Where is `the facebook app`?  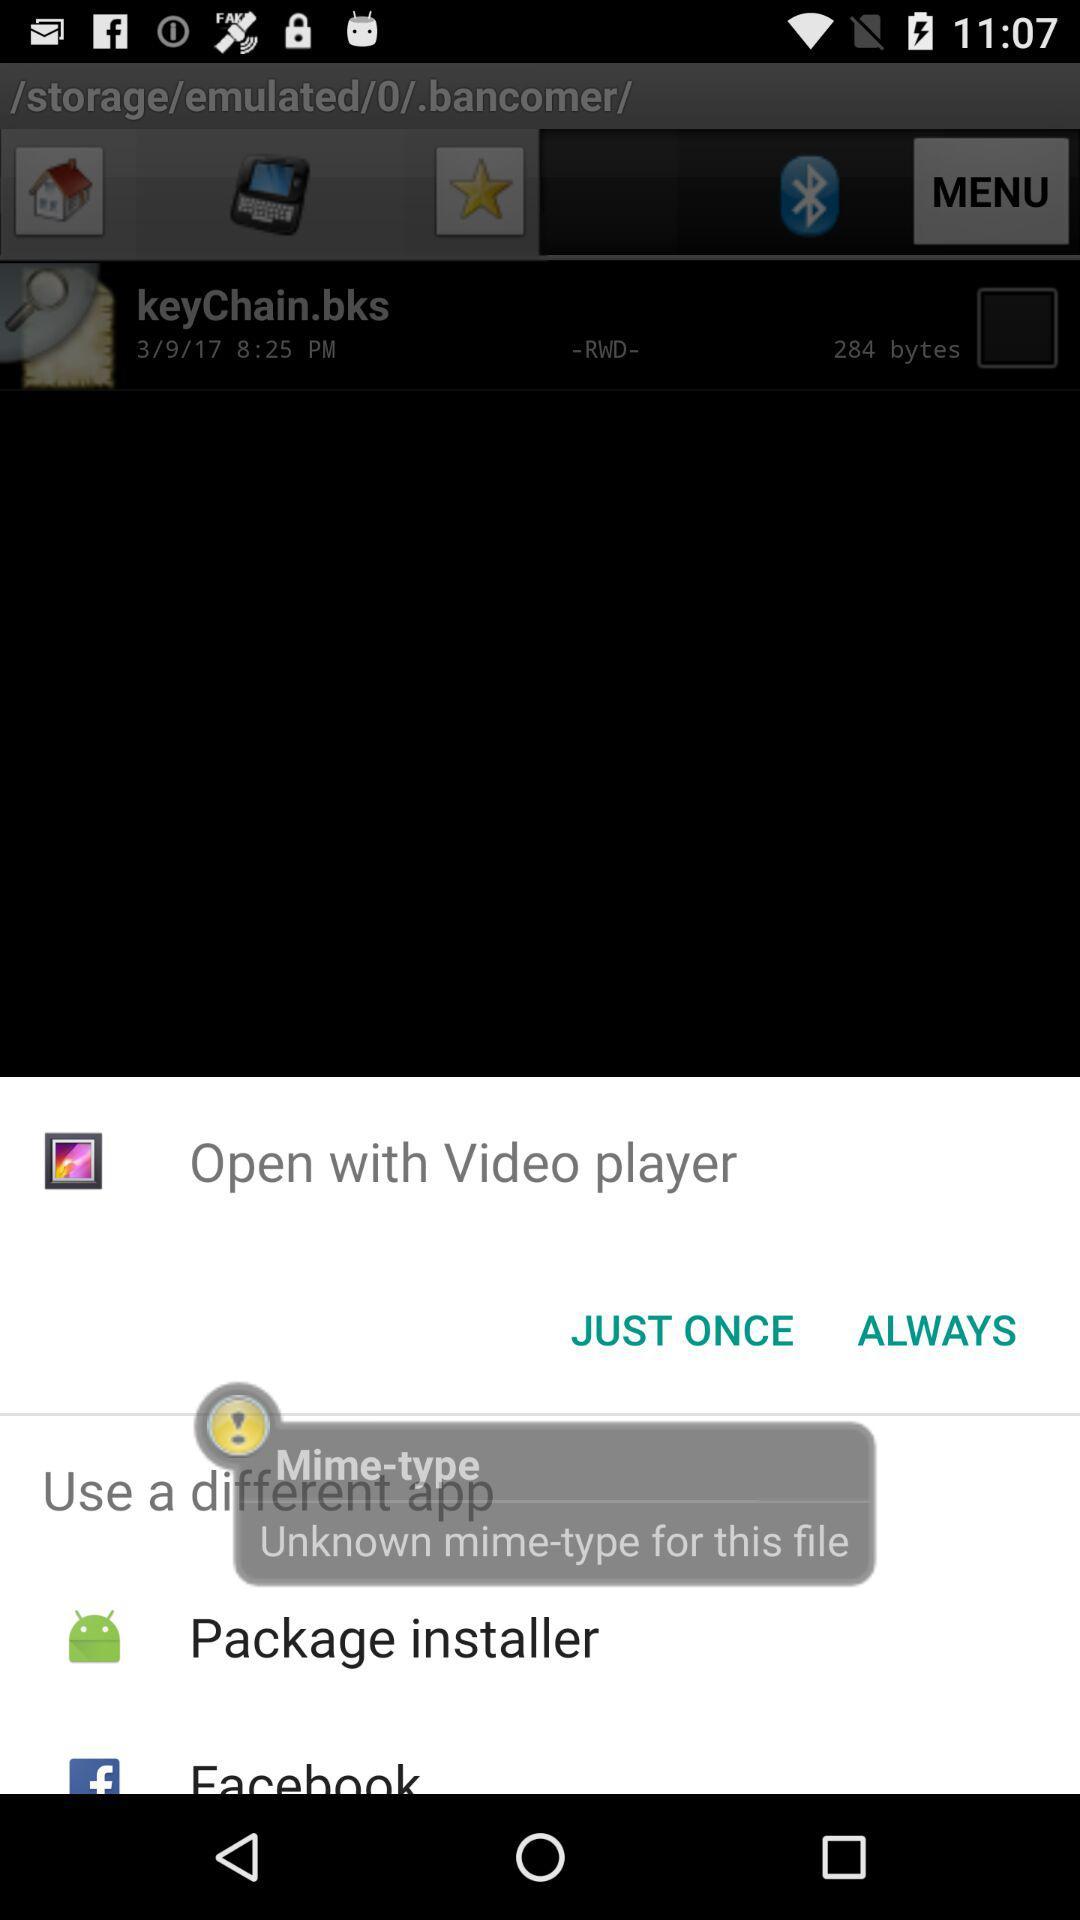
the facebook app is located at coordinates (305, 1770).